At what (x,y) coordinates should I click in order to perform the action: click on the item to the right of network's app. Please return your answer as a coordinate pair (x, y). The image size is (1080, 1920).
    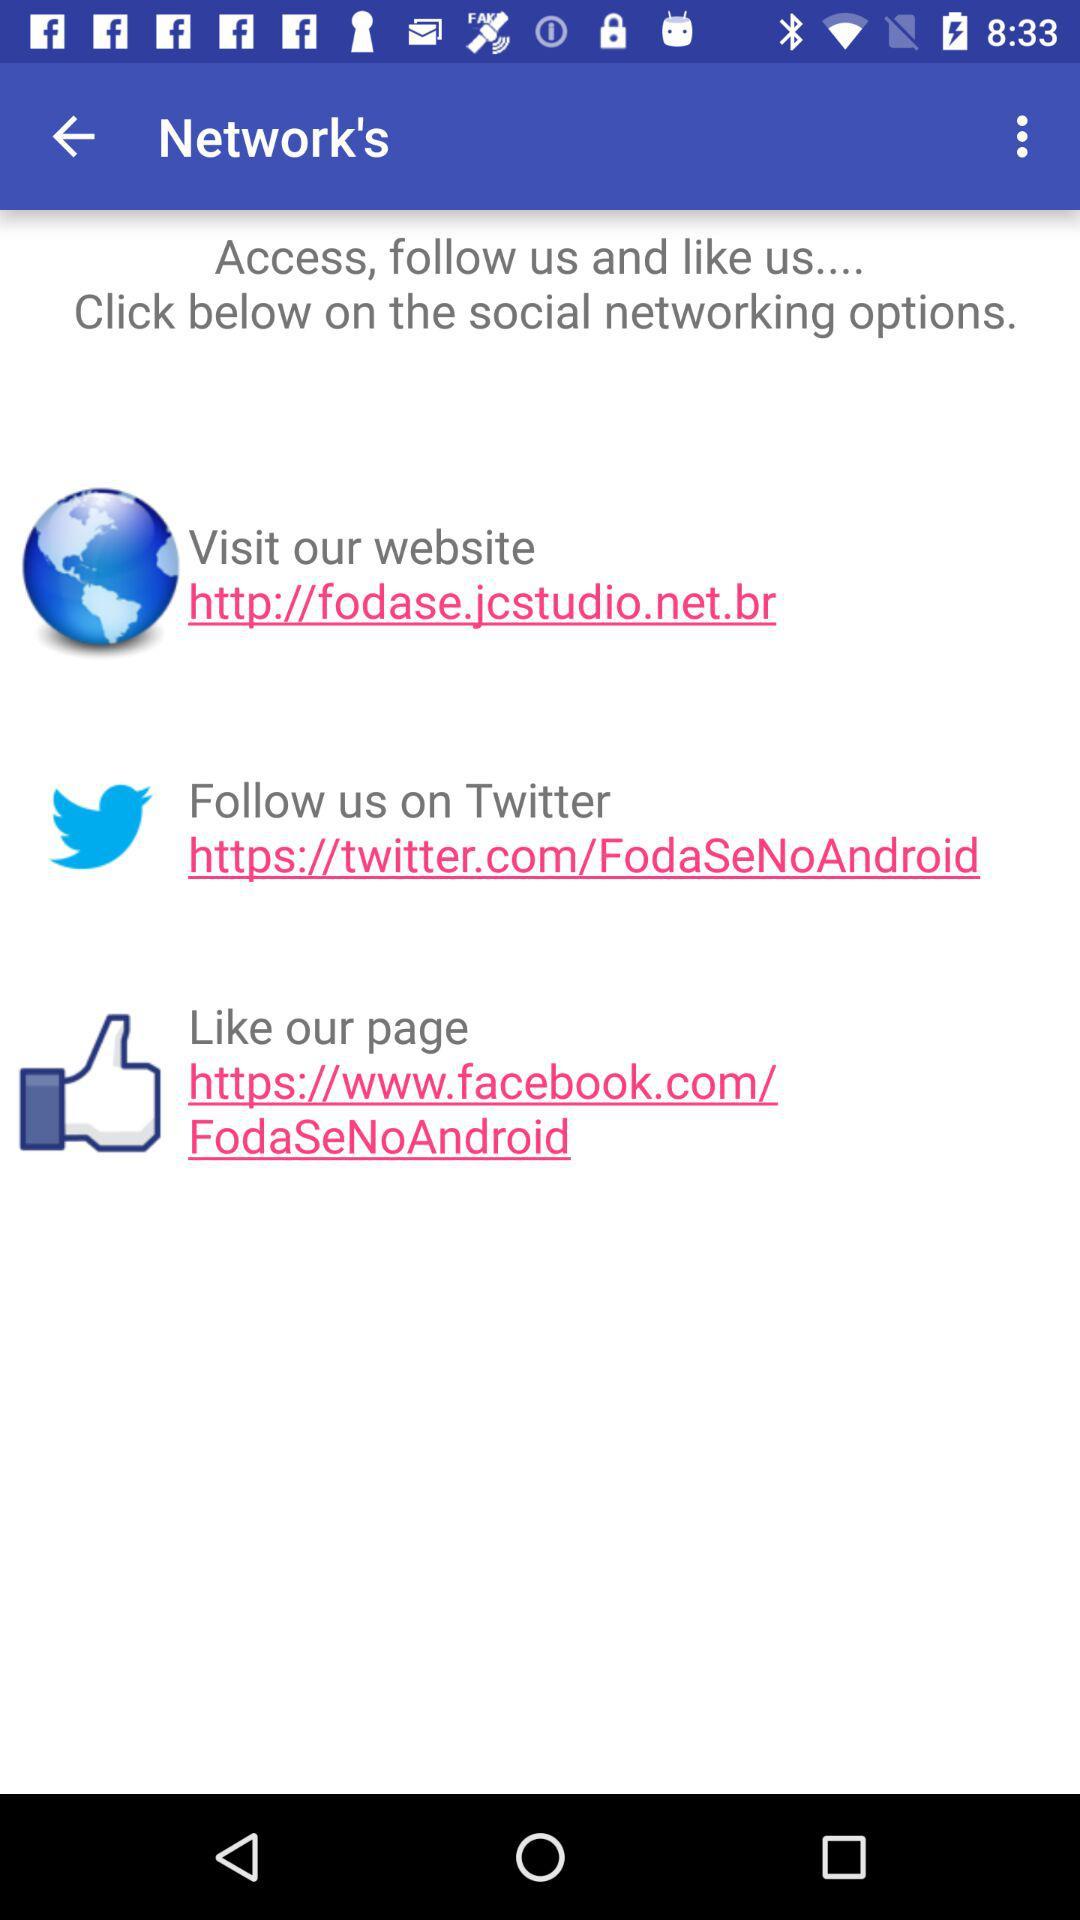
    Looking at the image, I should click on (911, 135).